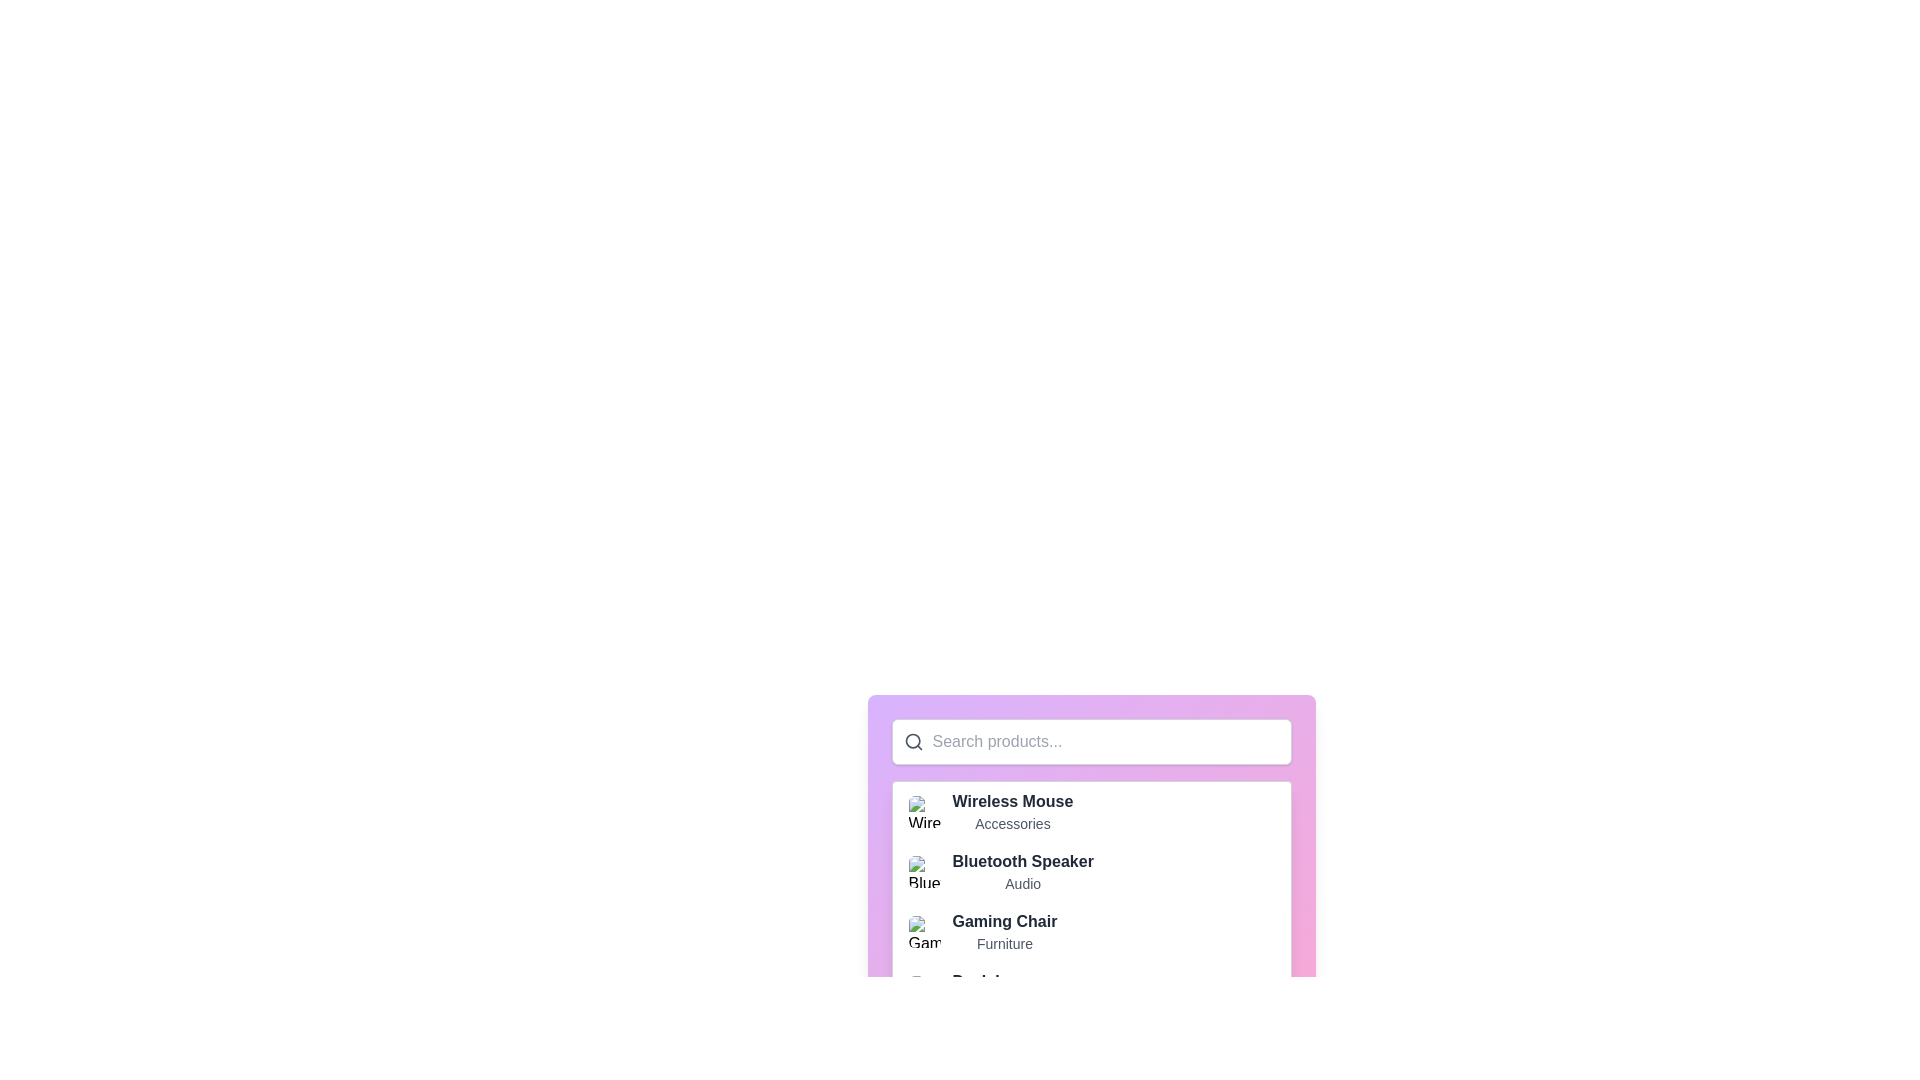 The width and height of the screenshot is (1920, 1080). What do you see at coordinates (923, 812) in the screenshot?
I see `the small rounded square image of the 'Wireless Mouse'` at bounding box center [923, 812].